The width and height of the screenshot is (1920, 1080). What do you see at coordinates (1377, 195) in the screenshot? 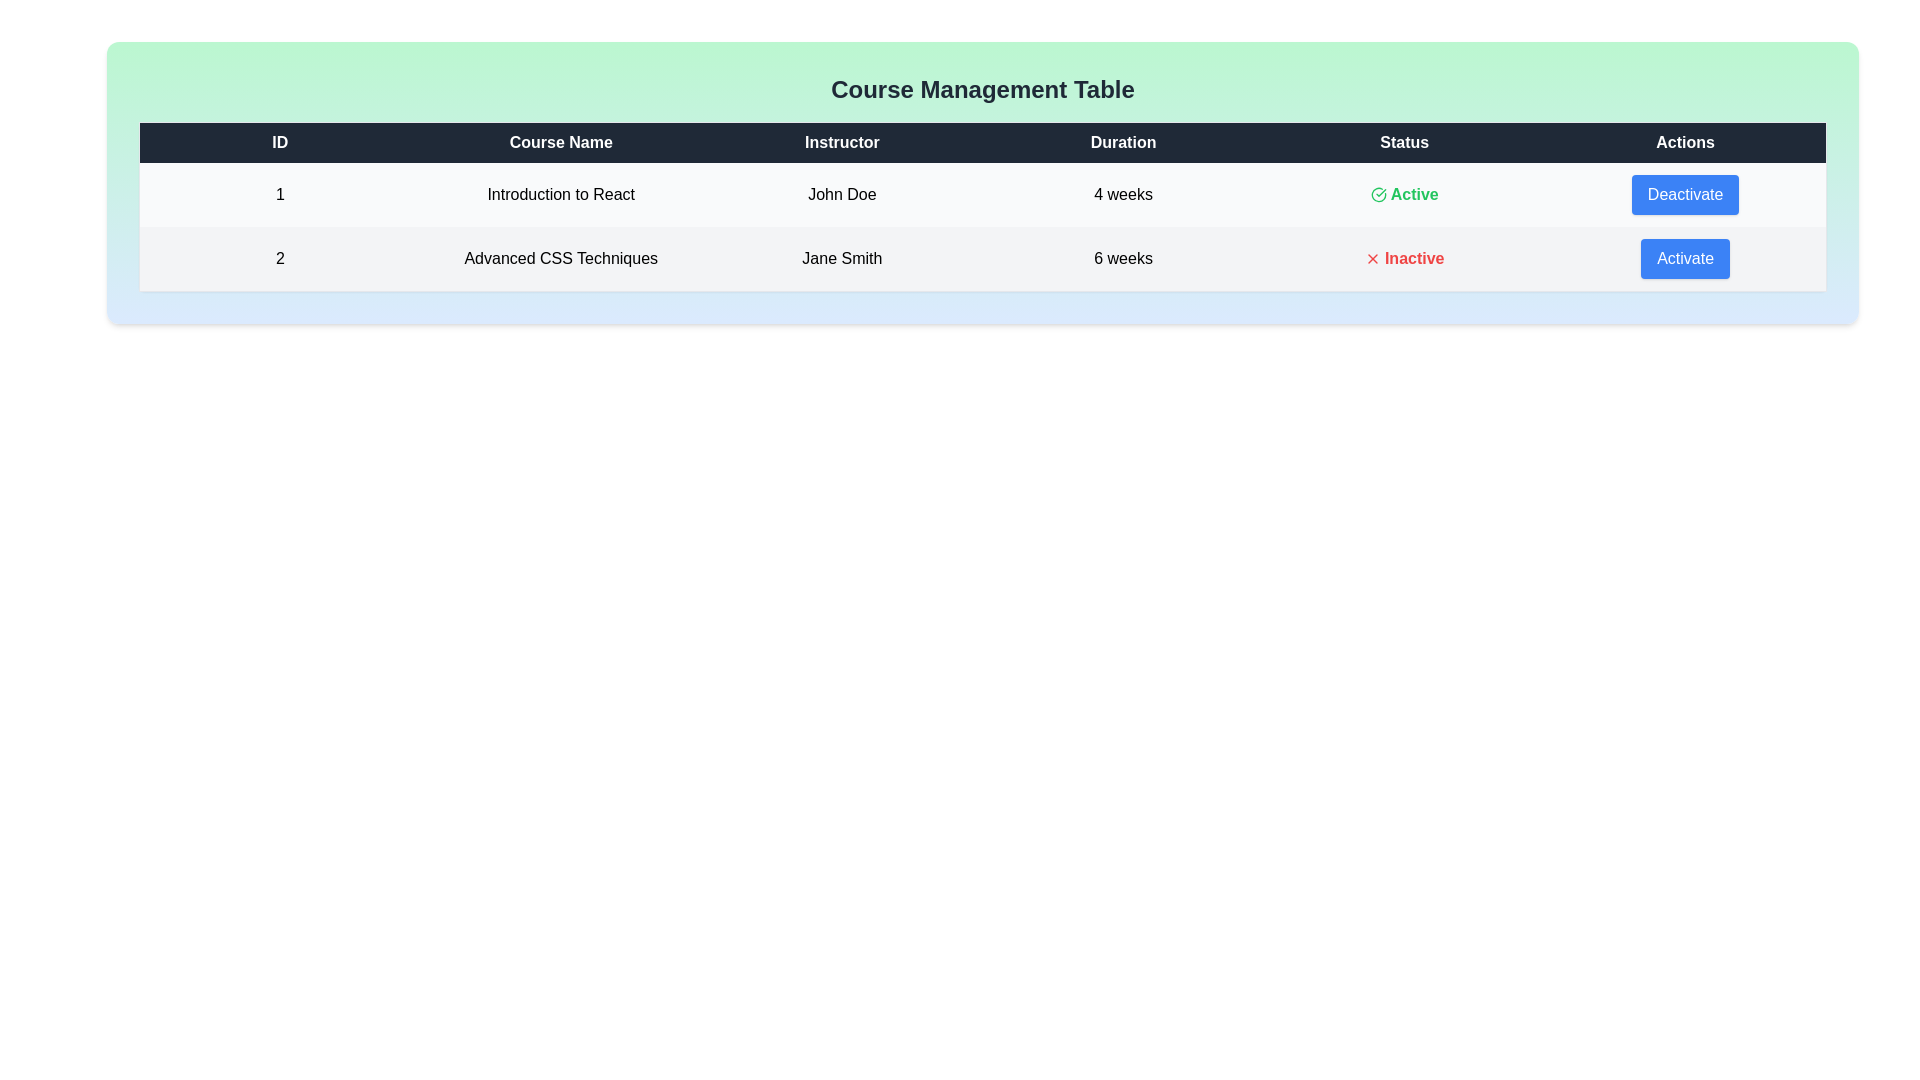
I see `the 'Active' status icon` at bounding box center [1377, 195].